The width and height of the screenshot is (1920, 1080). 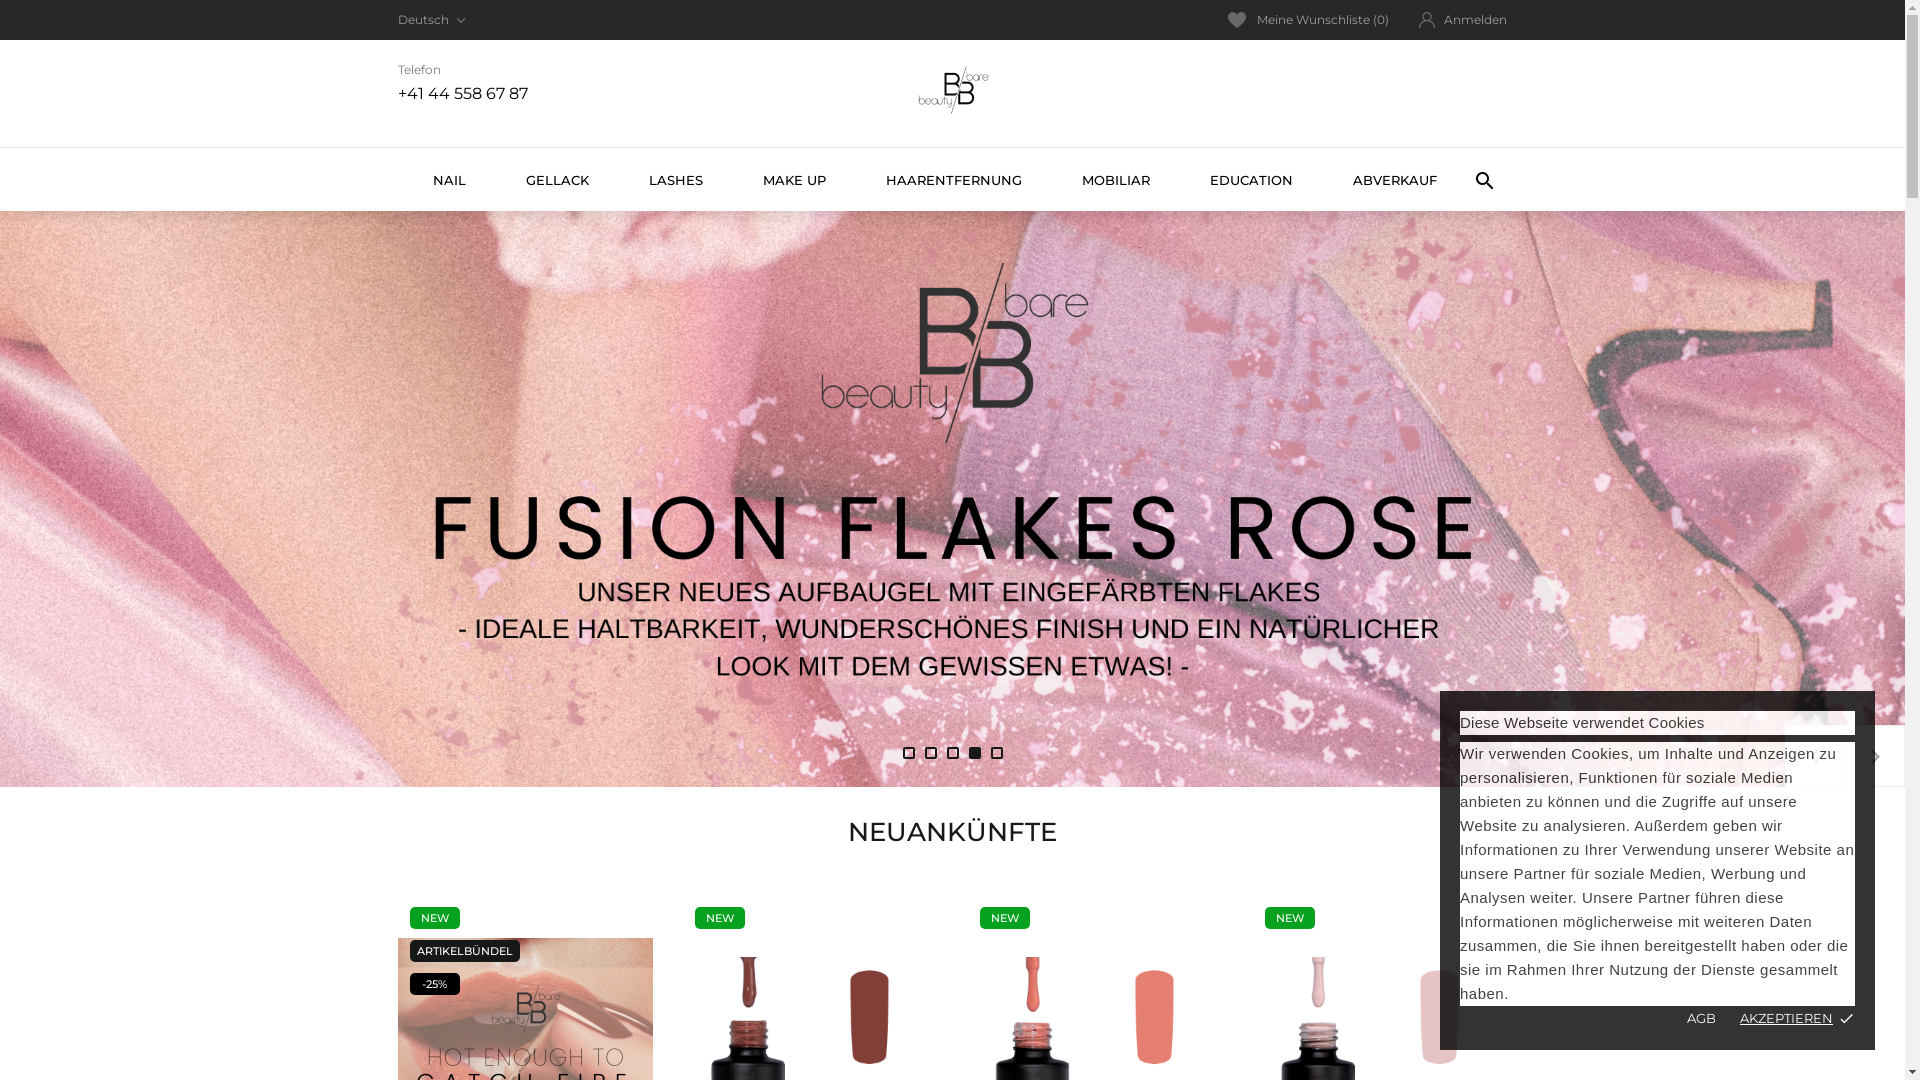 I want to click on 'ABVERKAUF', so click(x=1392, y=178).